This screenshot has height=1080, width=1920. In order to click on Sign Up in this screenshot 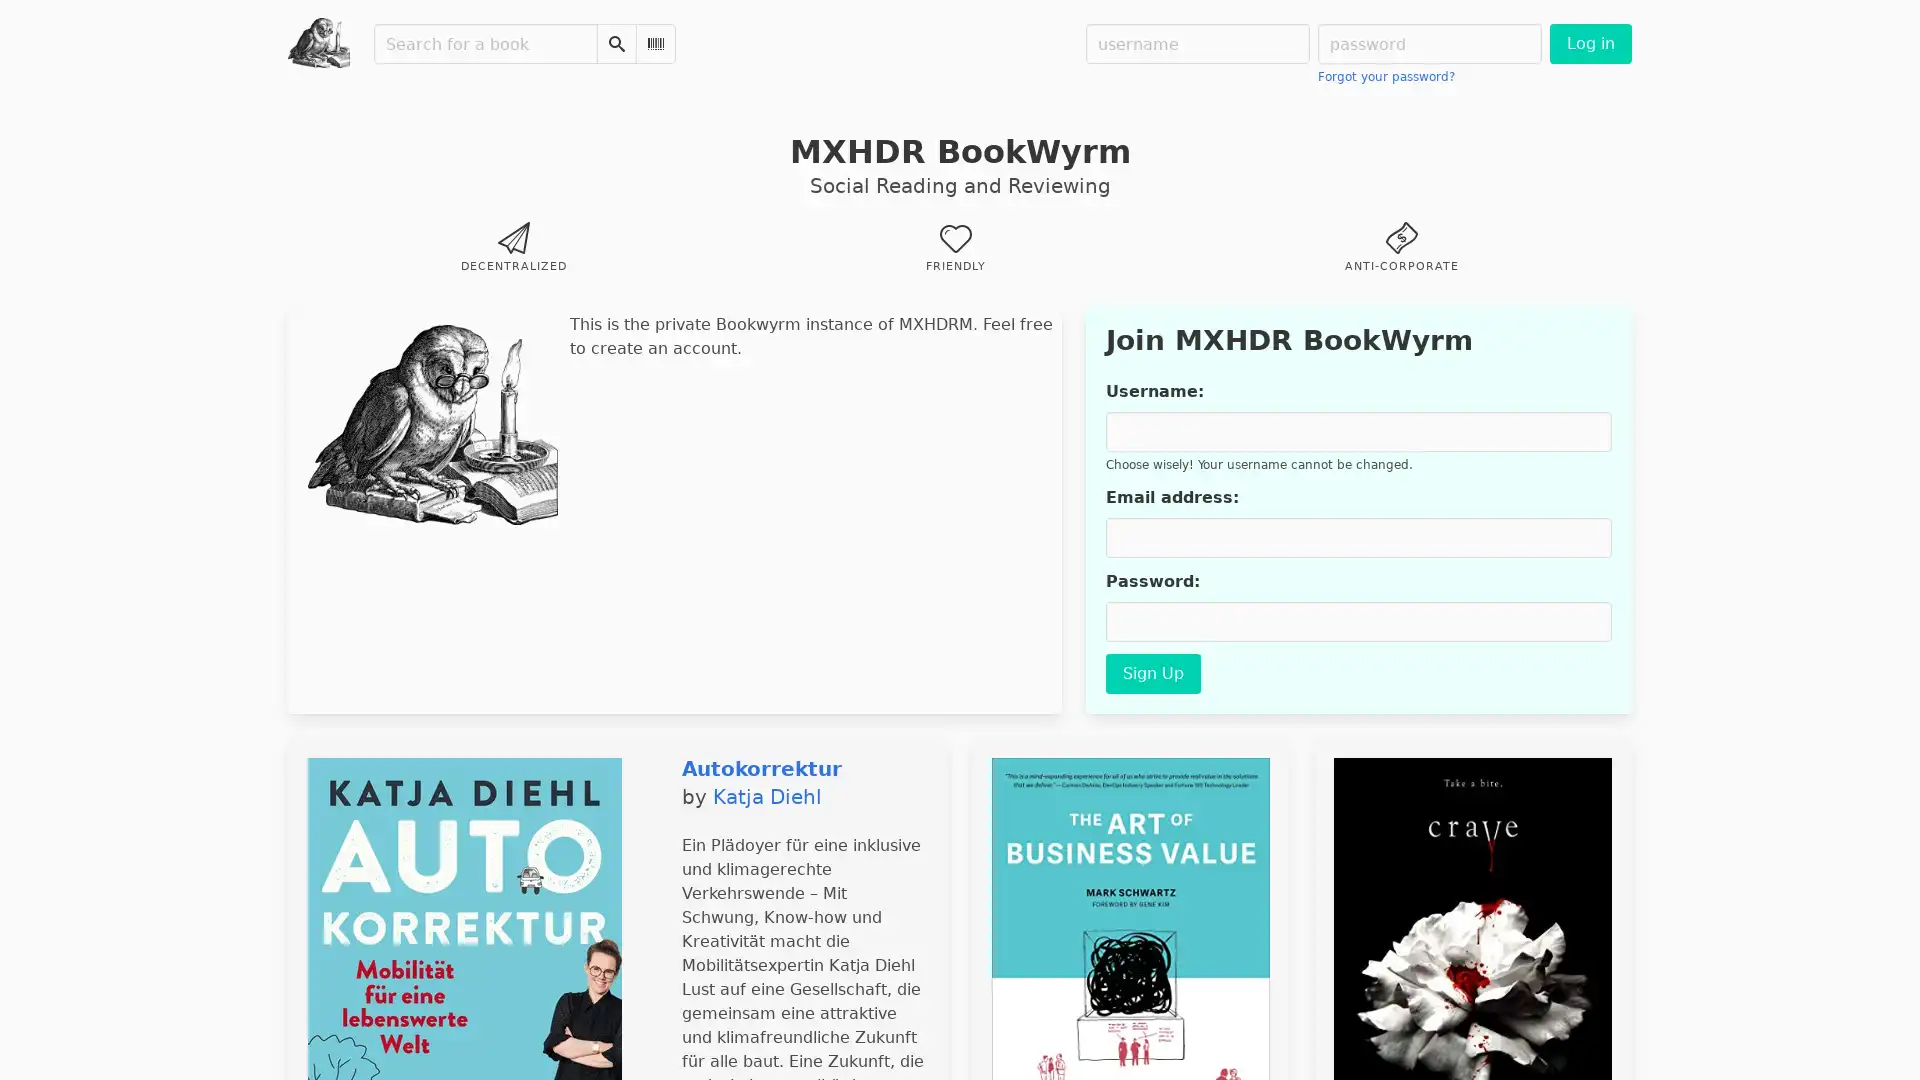, I will do `click(1152, 674)`.